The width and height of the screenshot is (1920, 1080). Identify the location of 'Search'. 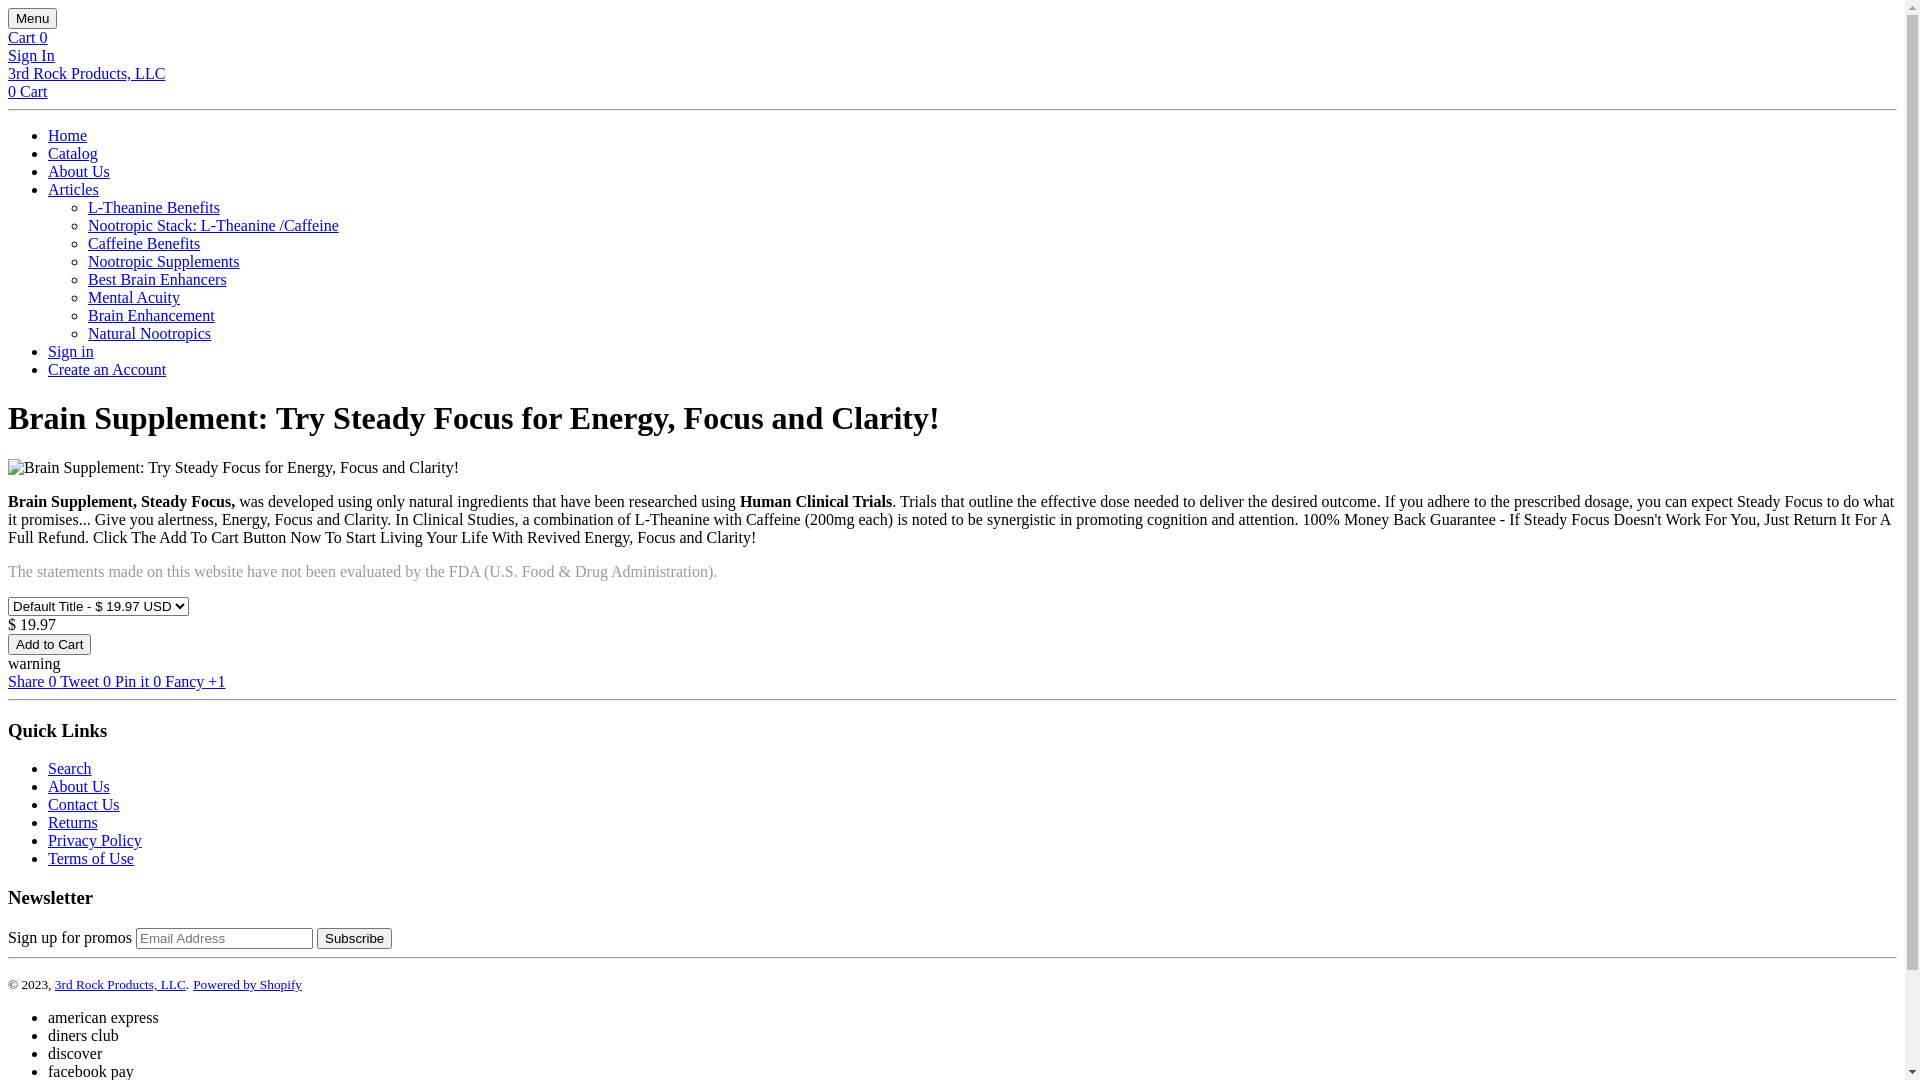
(70, 767).